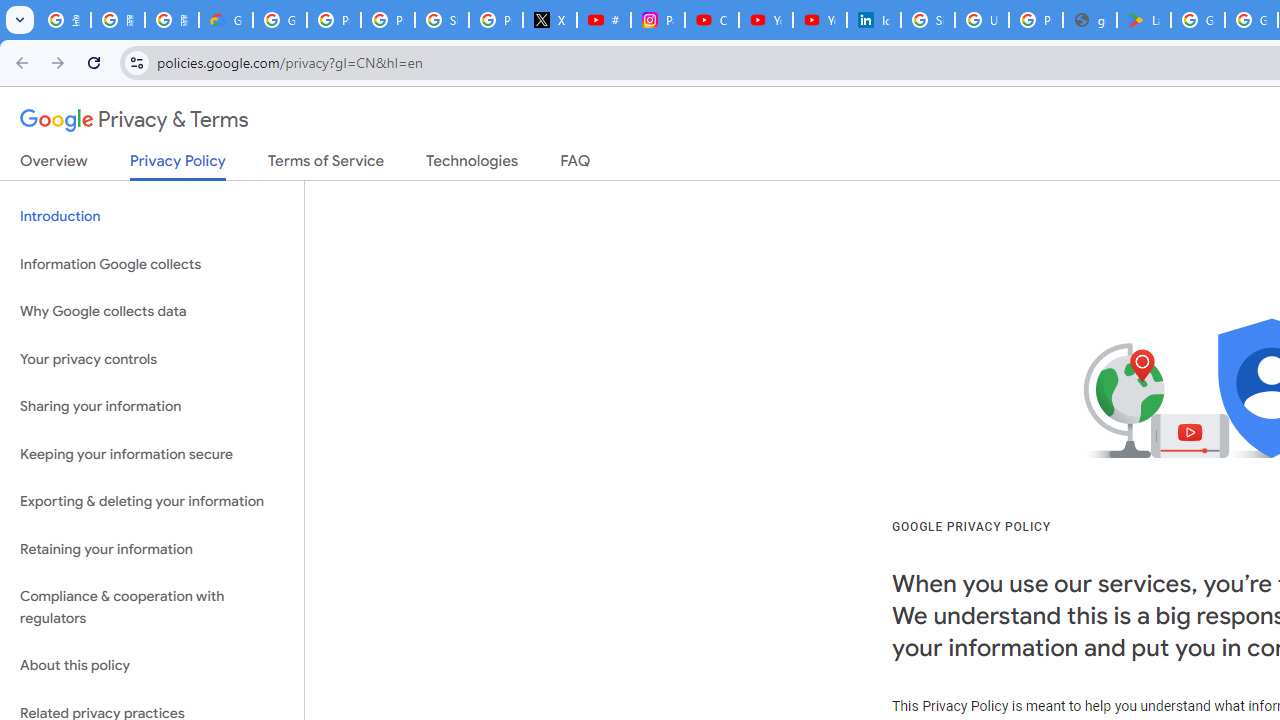  Describe the element at coordinates (603, 20) in the screenshot. I see `'#nbabasketballhighlights - YouTube'` at that location.